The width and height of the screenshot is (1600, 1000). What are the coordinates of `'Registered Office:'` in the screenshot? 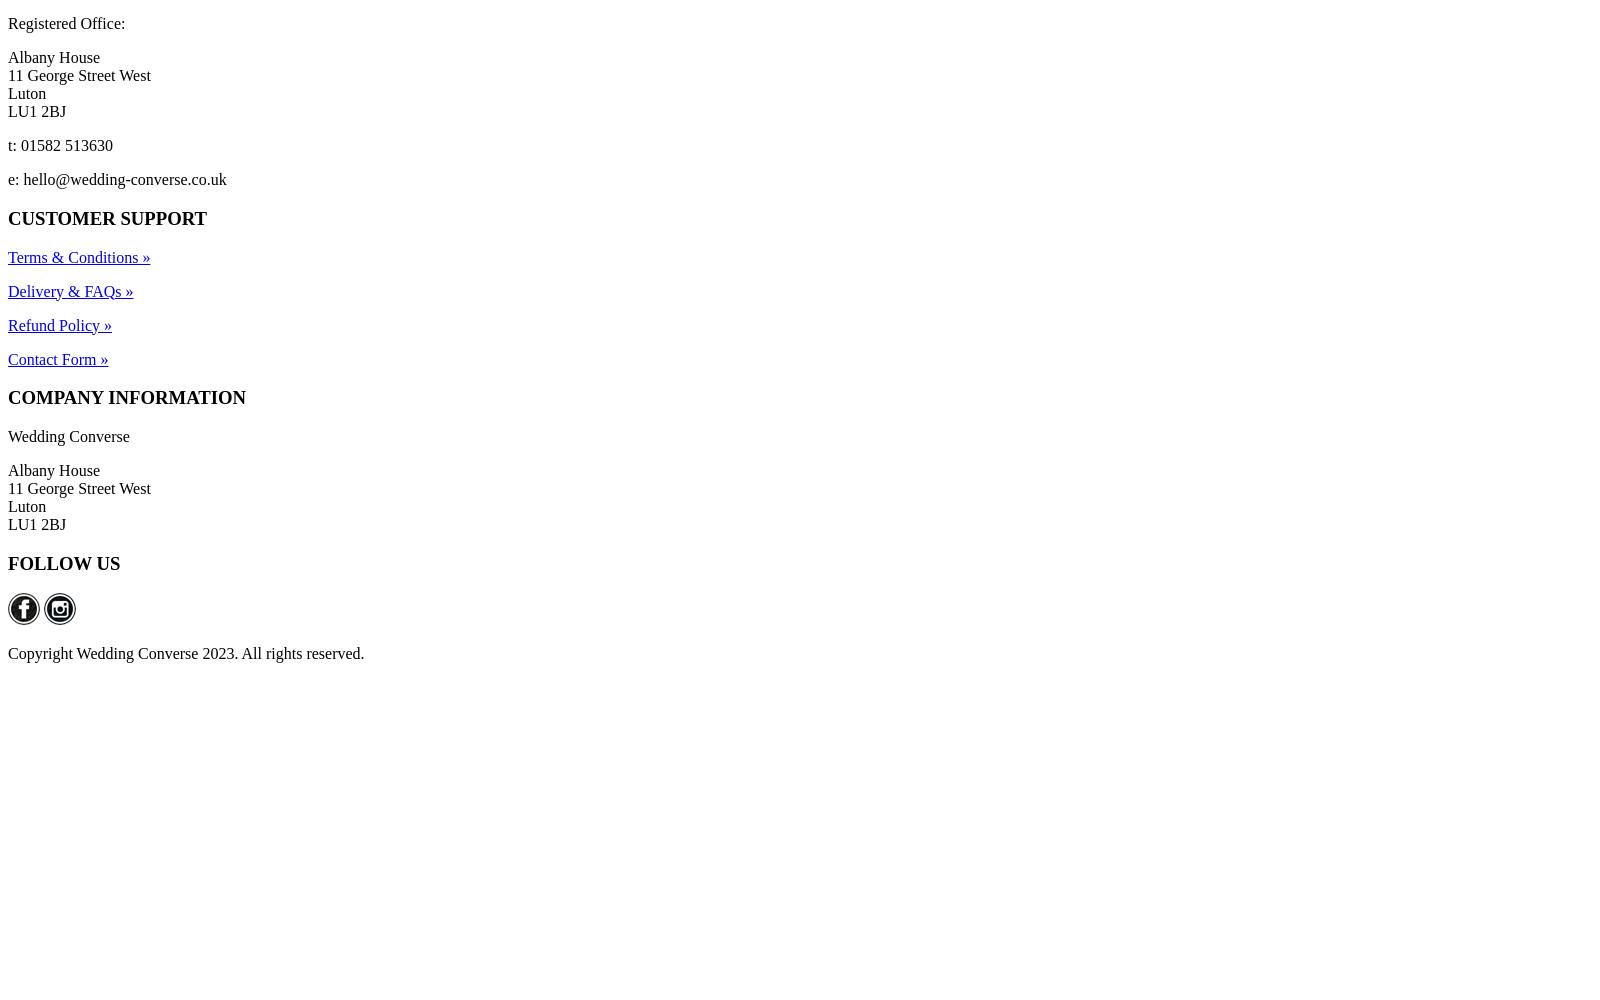 It's located at (7, 23).